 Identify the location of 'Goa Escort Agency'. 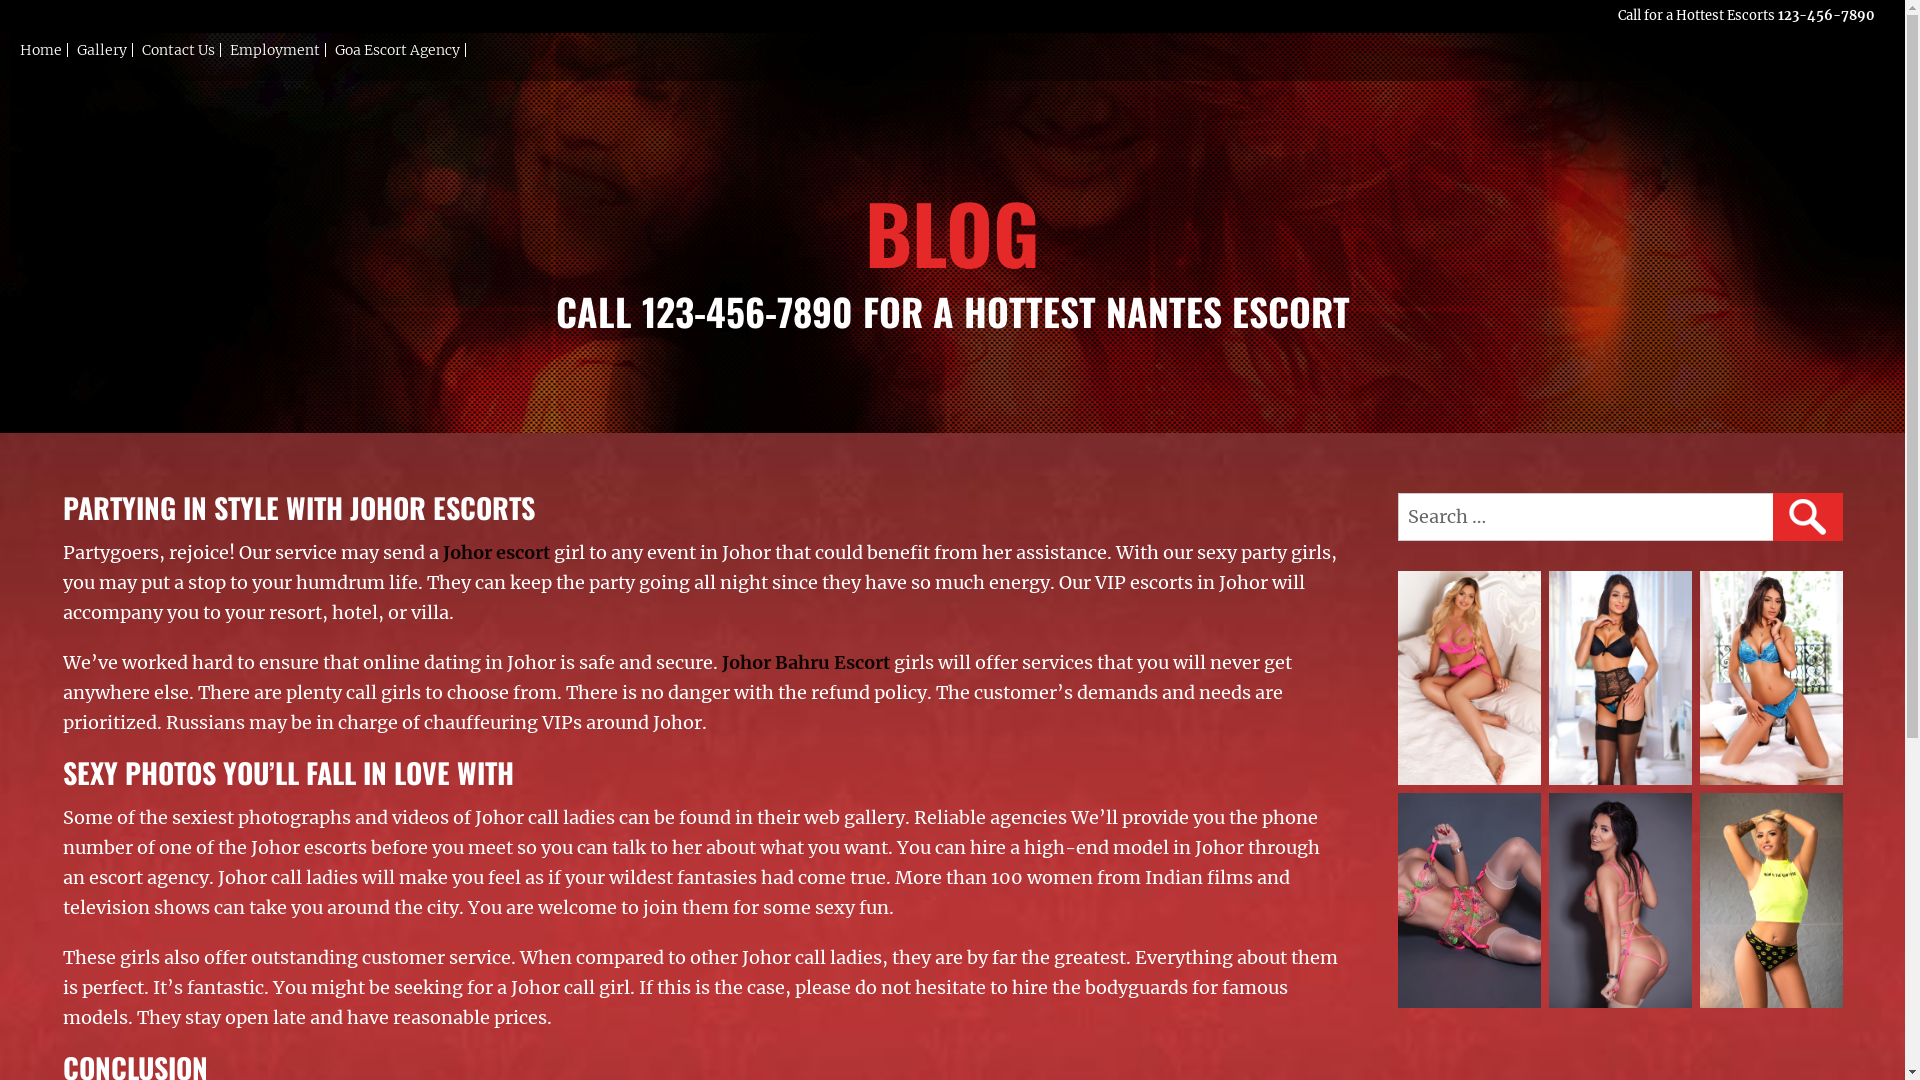
(398, 49).